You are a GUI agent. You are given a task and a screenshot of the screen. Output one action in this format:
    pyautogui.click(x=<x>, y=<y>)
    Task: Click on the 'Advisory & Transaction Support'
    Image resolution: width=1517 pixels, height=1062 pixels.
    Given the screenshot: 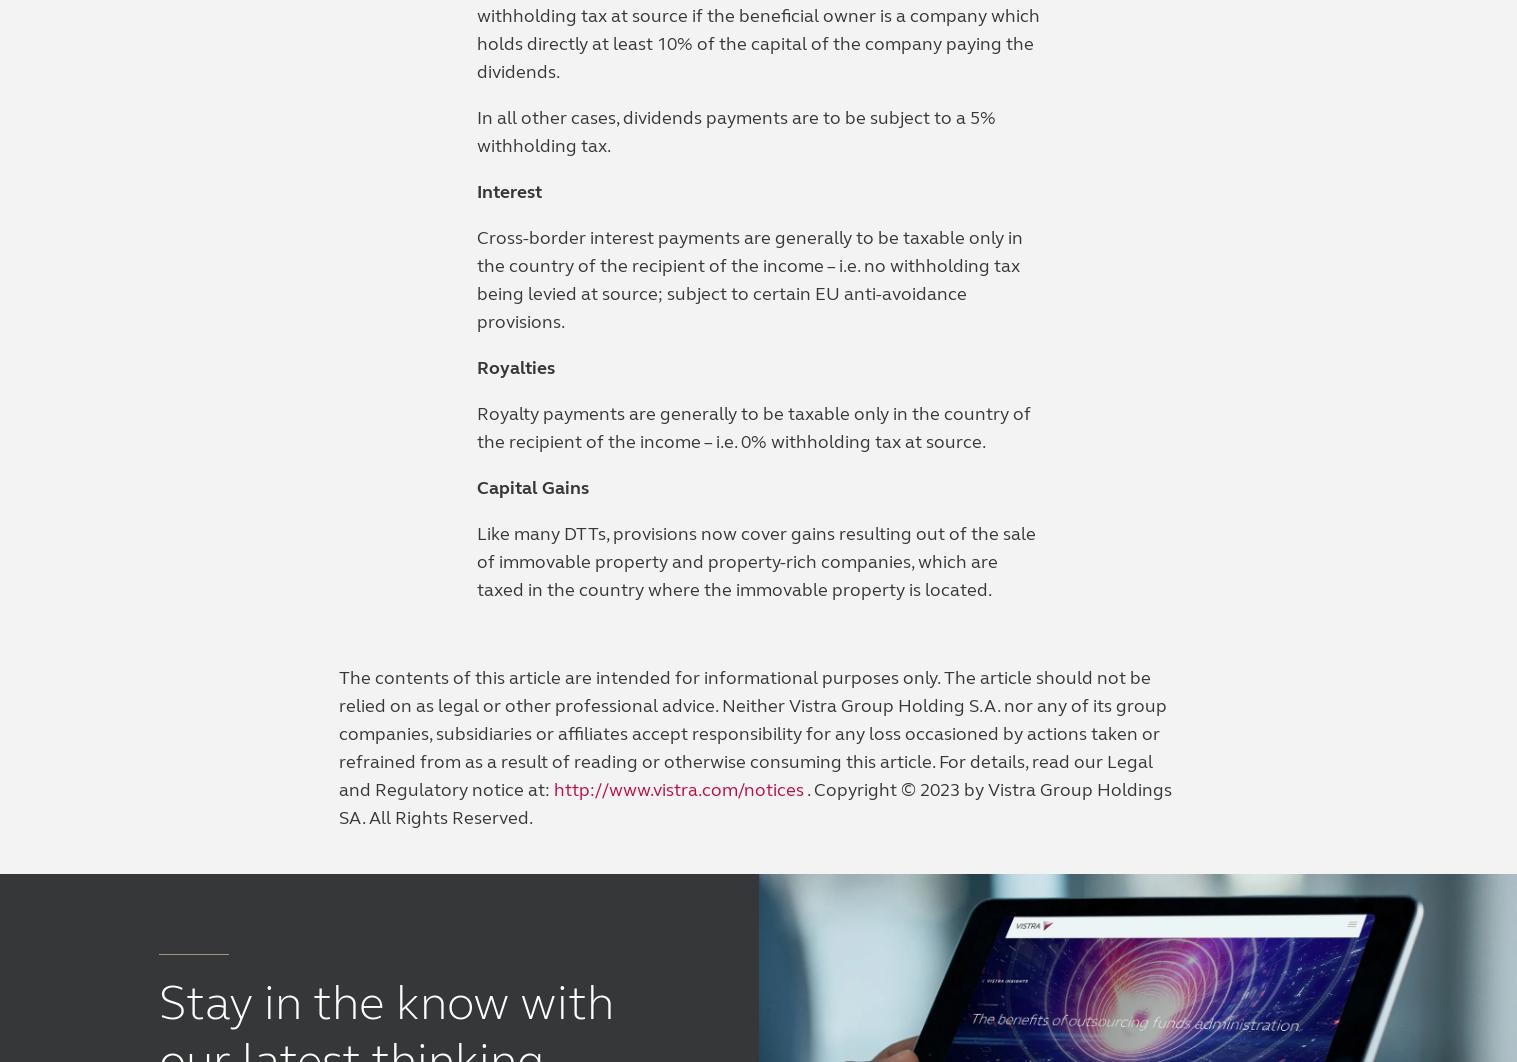 What is the action you would take?
    pyautogui.click(x=158, y=487)
    